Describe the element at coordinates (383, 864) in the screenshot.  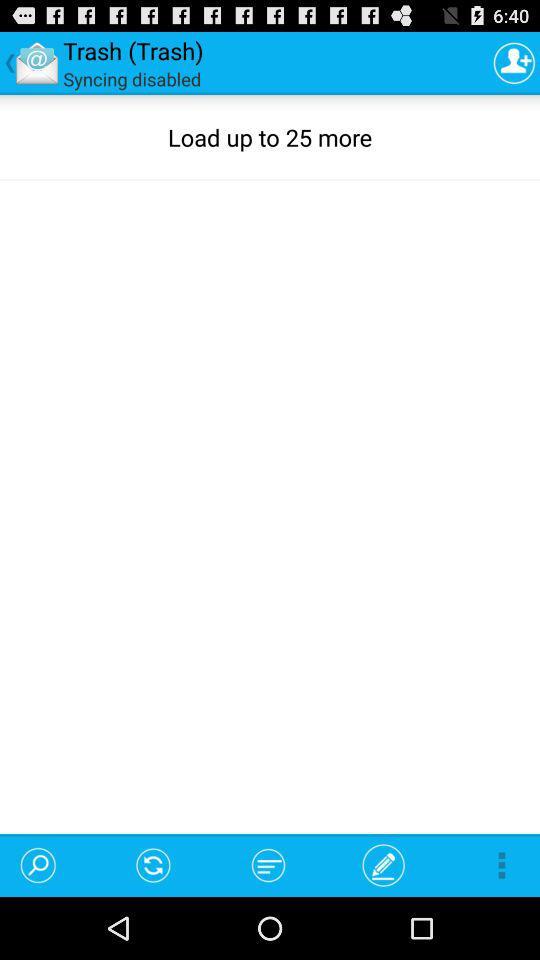
I see `the item below the load up to item` at that location.